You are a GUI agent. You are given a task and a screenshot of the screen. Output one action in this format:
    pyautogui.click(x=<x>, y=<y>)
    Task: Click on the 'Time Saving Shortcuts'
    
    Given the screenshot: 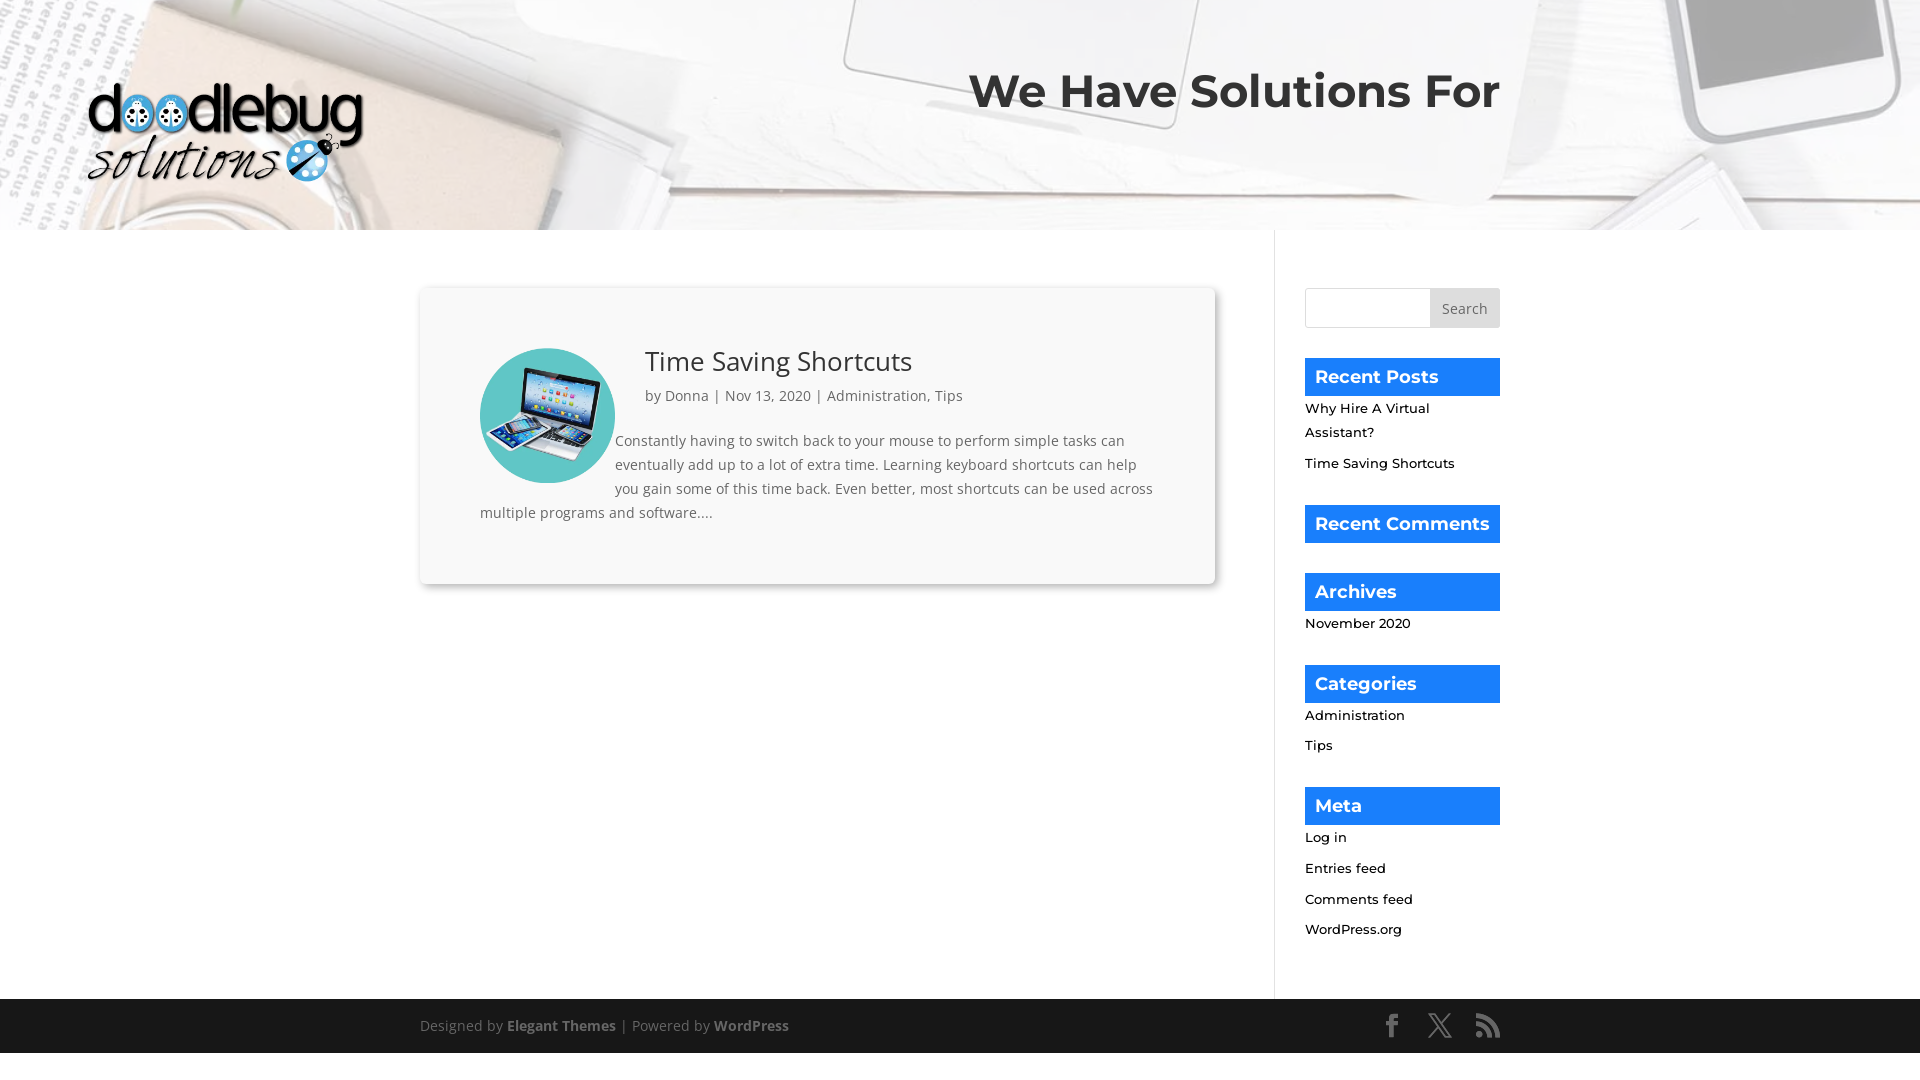 What is the action you would take?
    pyautogui.click(x=1379, y=462)
    